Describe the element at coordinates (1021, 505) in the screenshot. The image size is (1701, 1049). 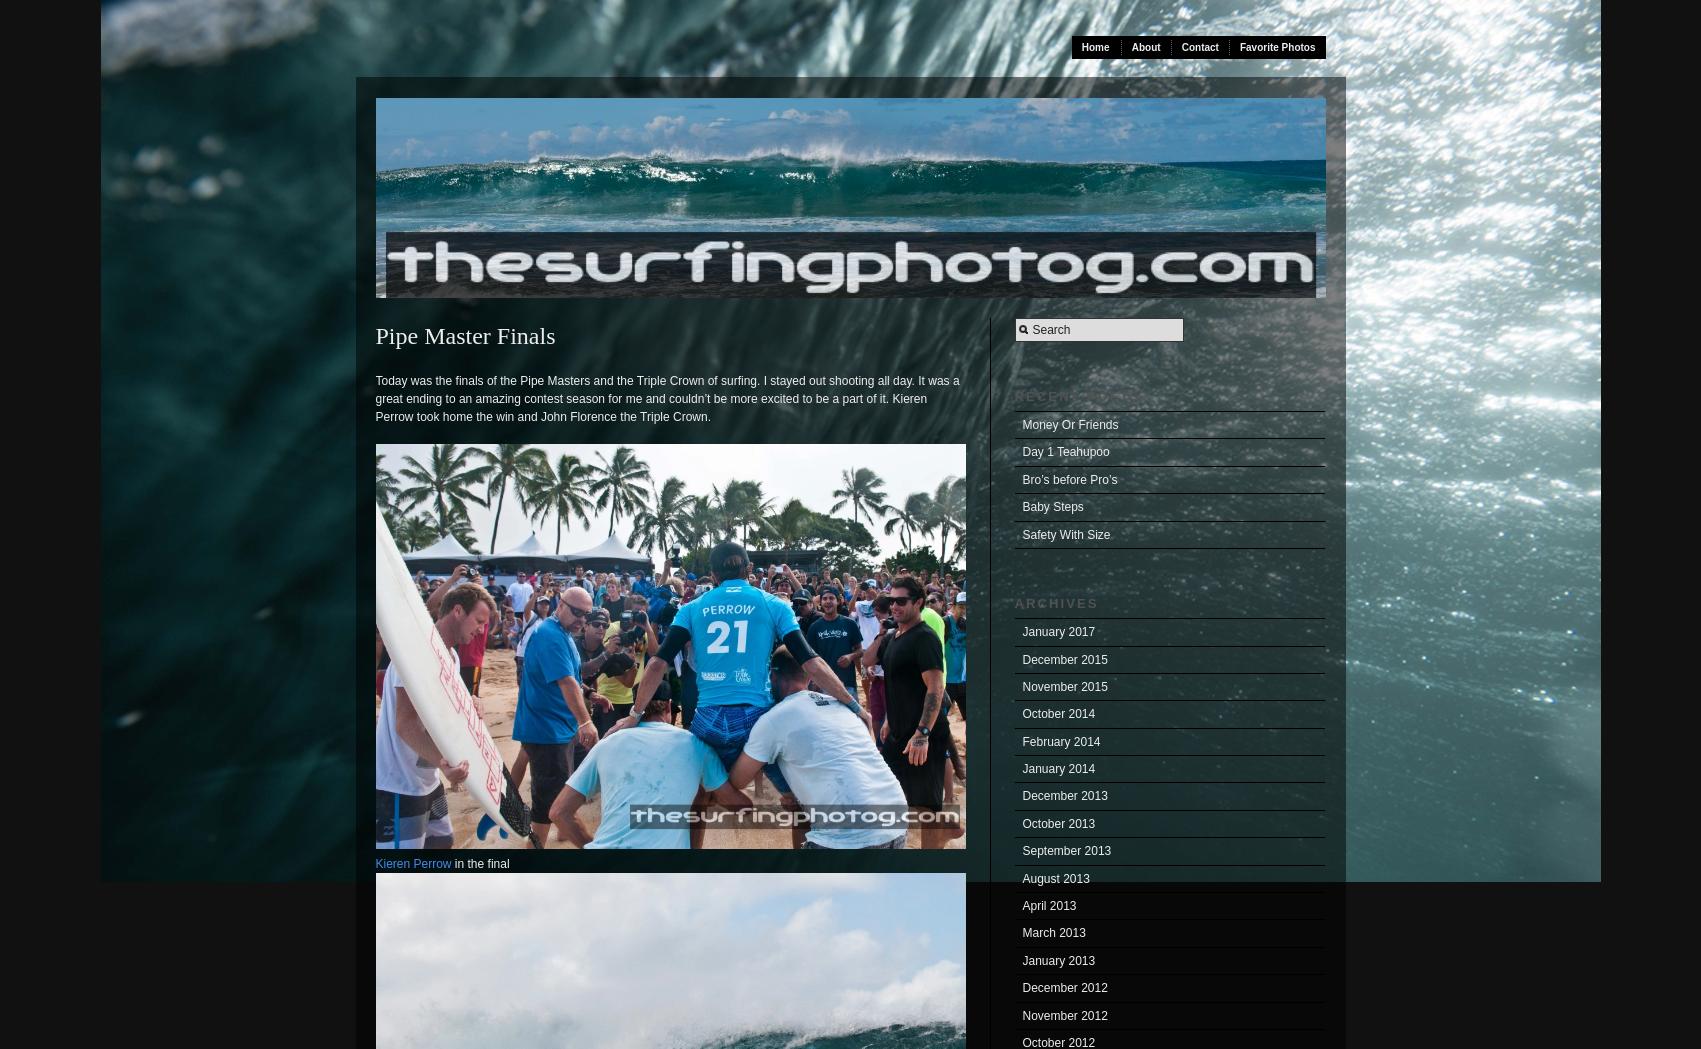
I see `'Baby Steps'` at that location.